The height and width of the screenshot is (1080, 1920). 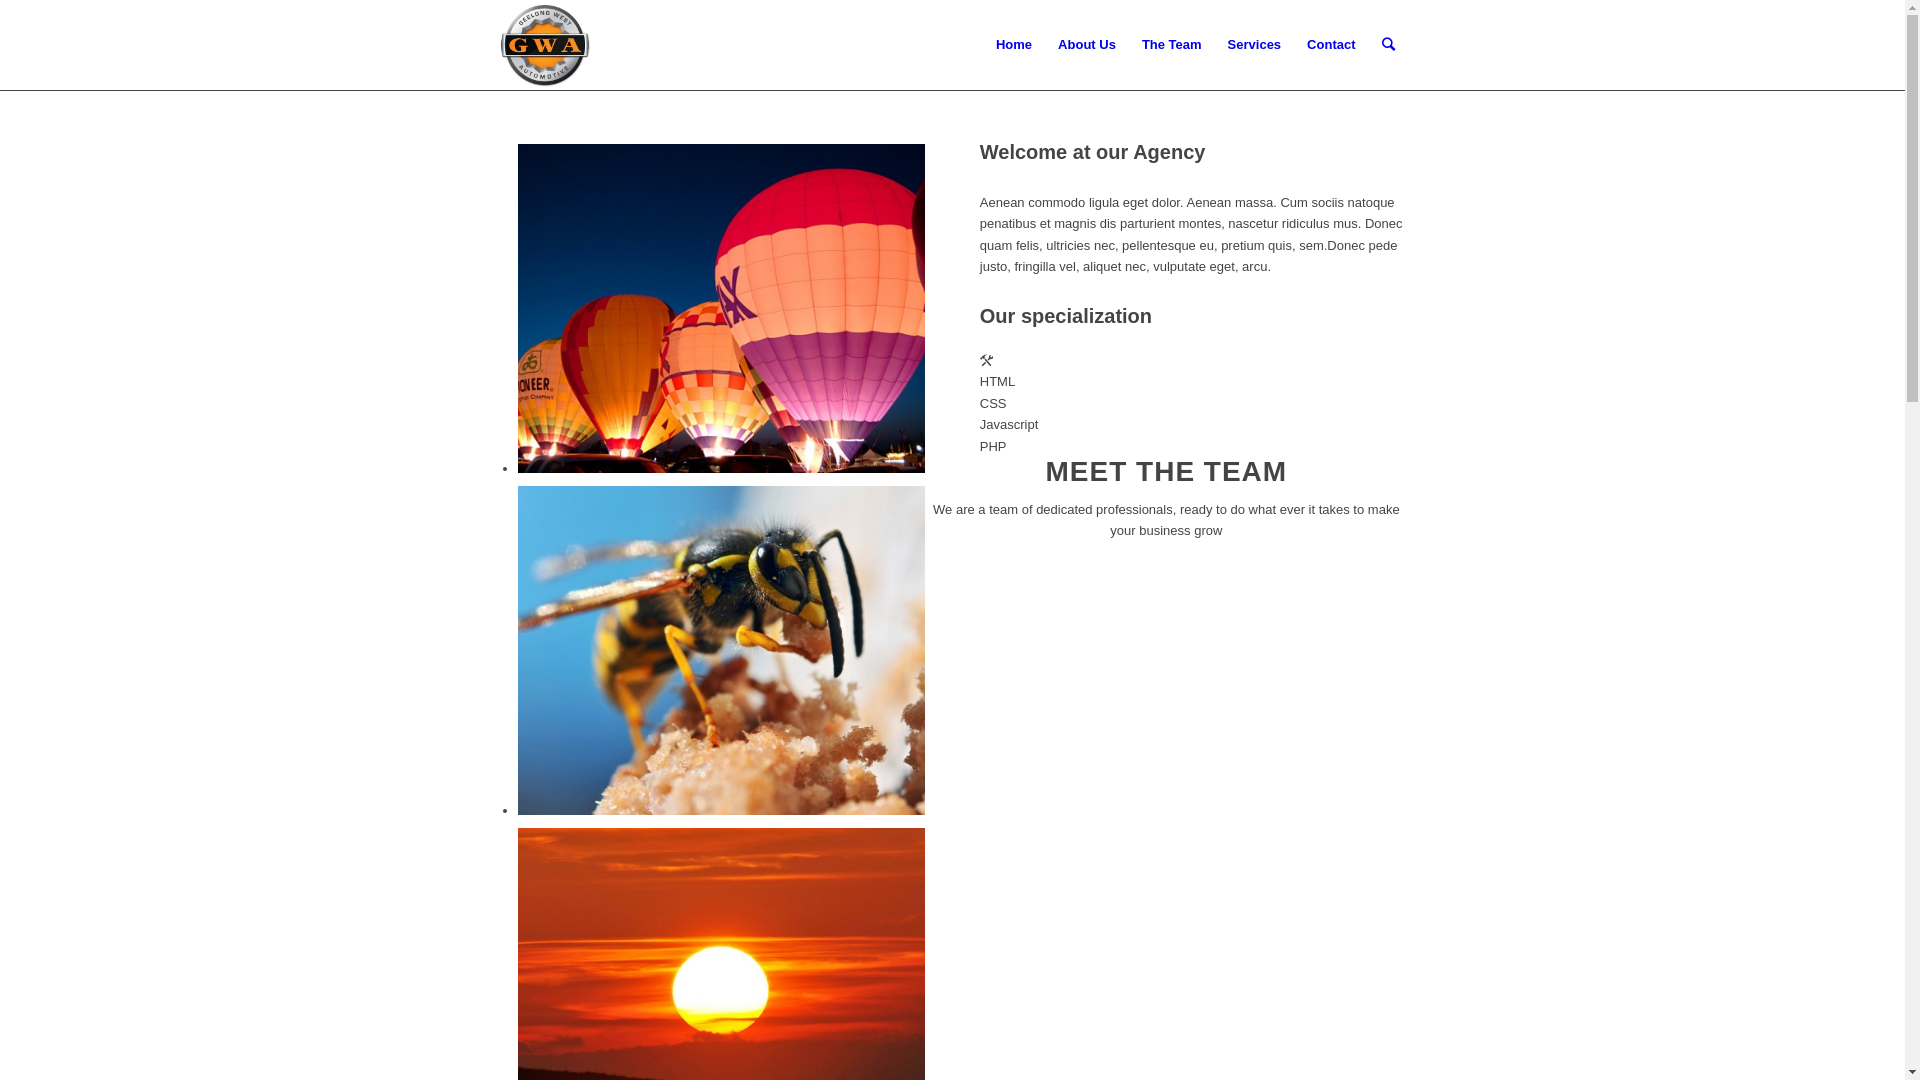 What do you see at coordinates (720, 650) in the screenshot?
I see `'014'` at bounding box center [720, 650].